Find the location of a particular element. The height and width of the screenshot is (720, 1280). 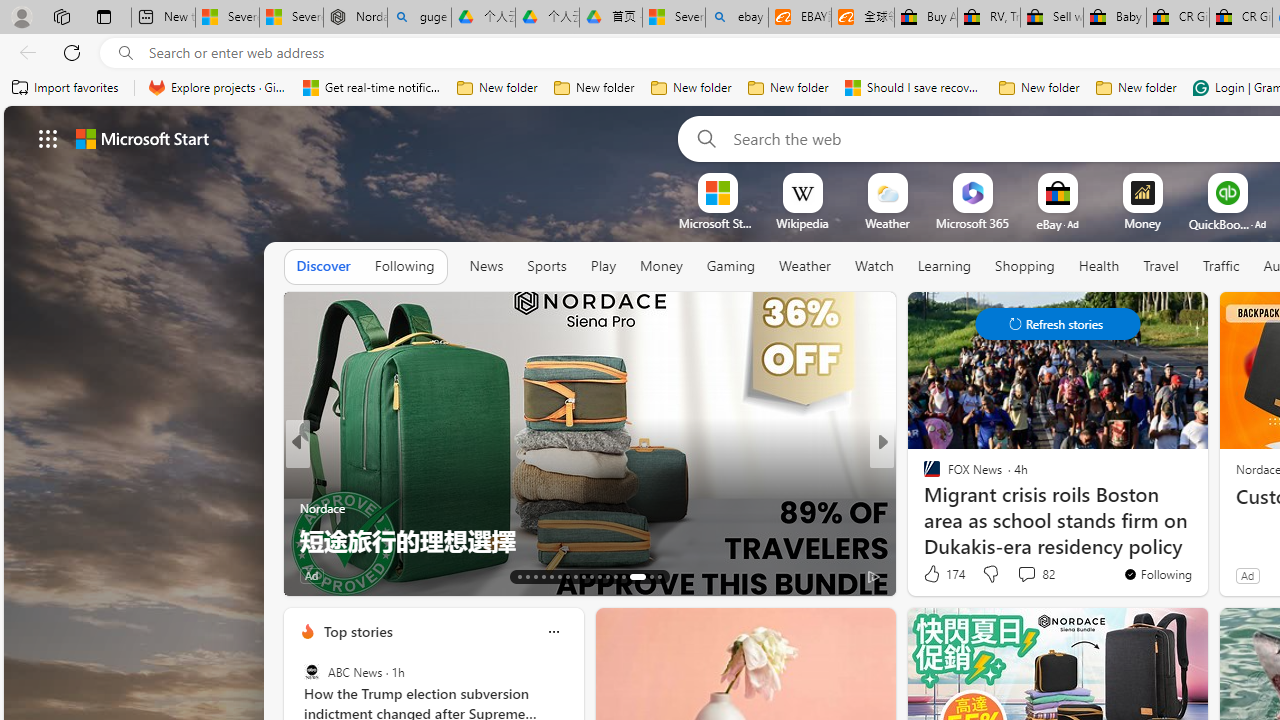

'Health' is located at coordinates (1098, 265).